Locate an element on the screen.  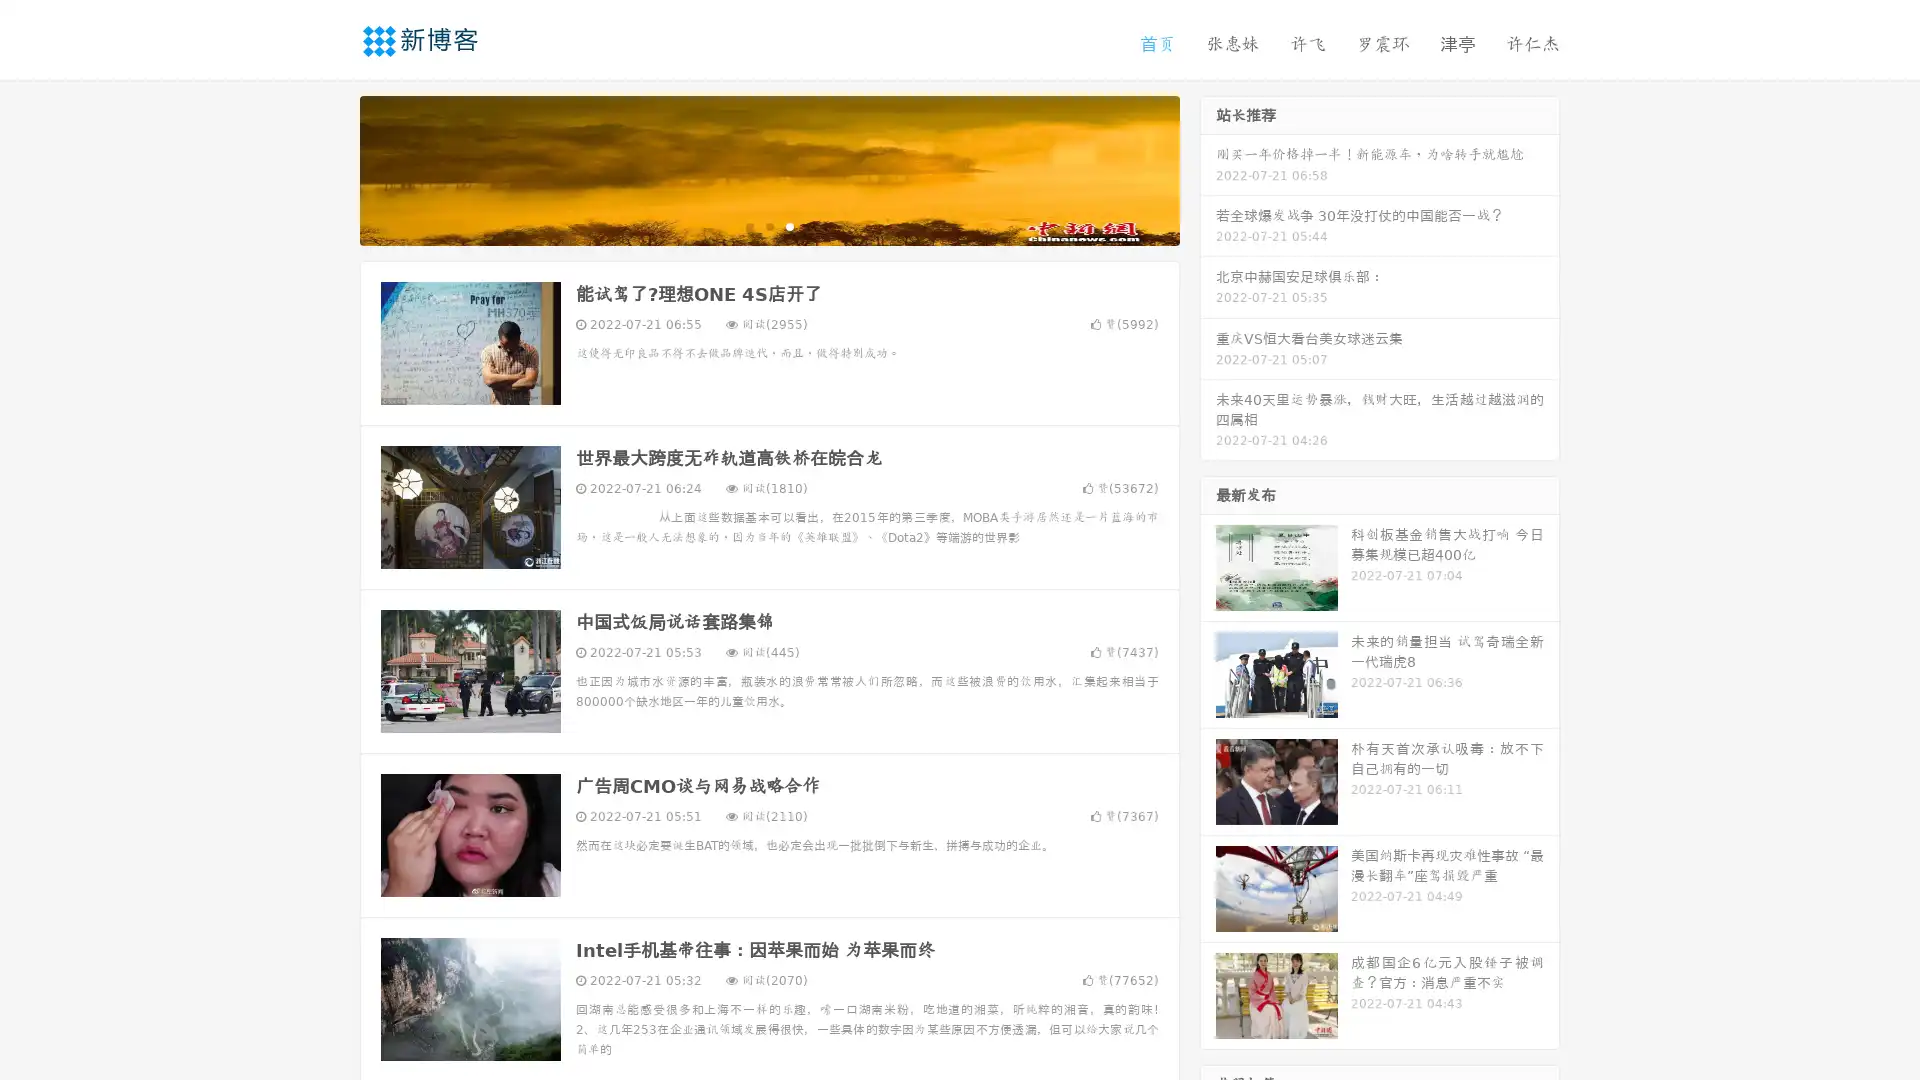
Previous slide is located at coordinates (330, 168).